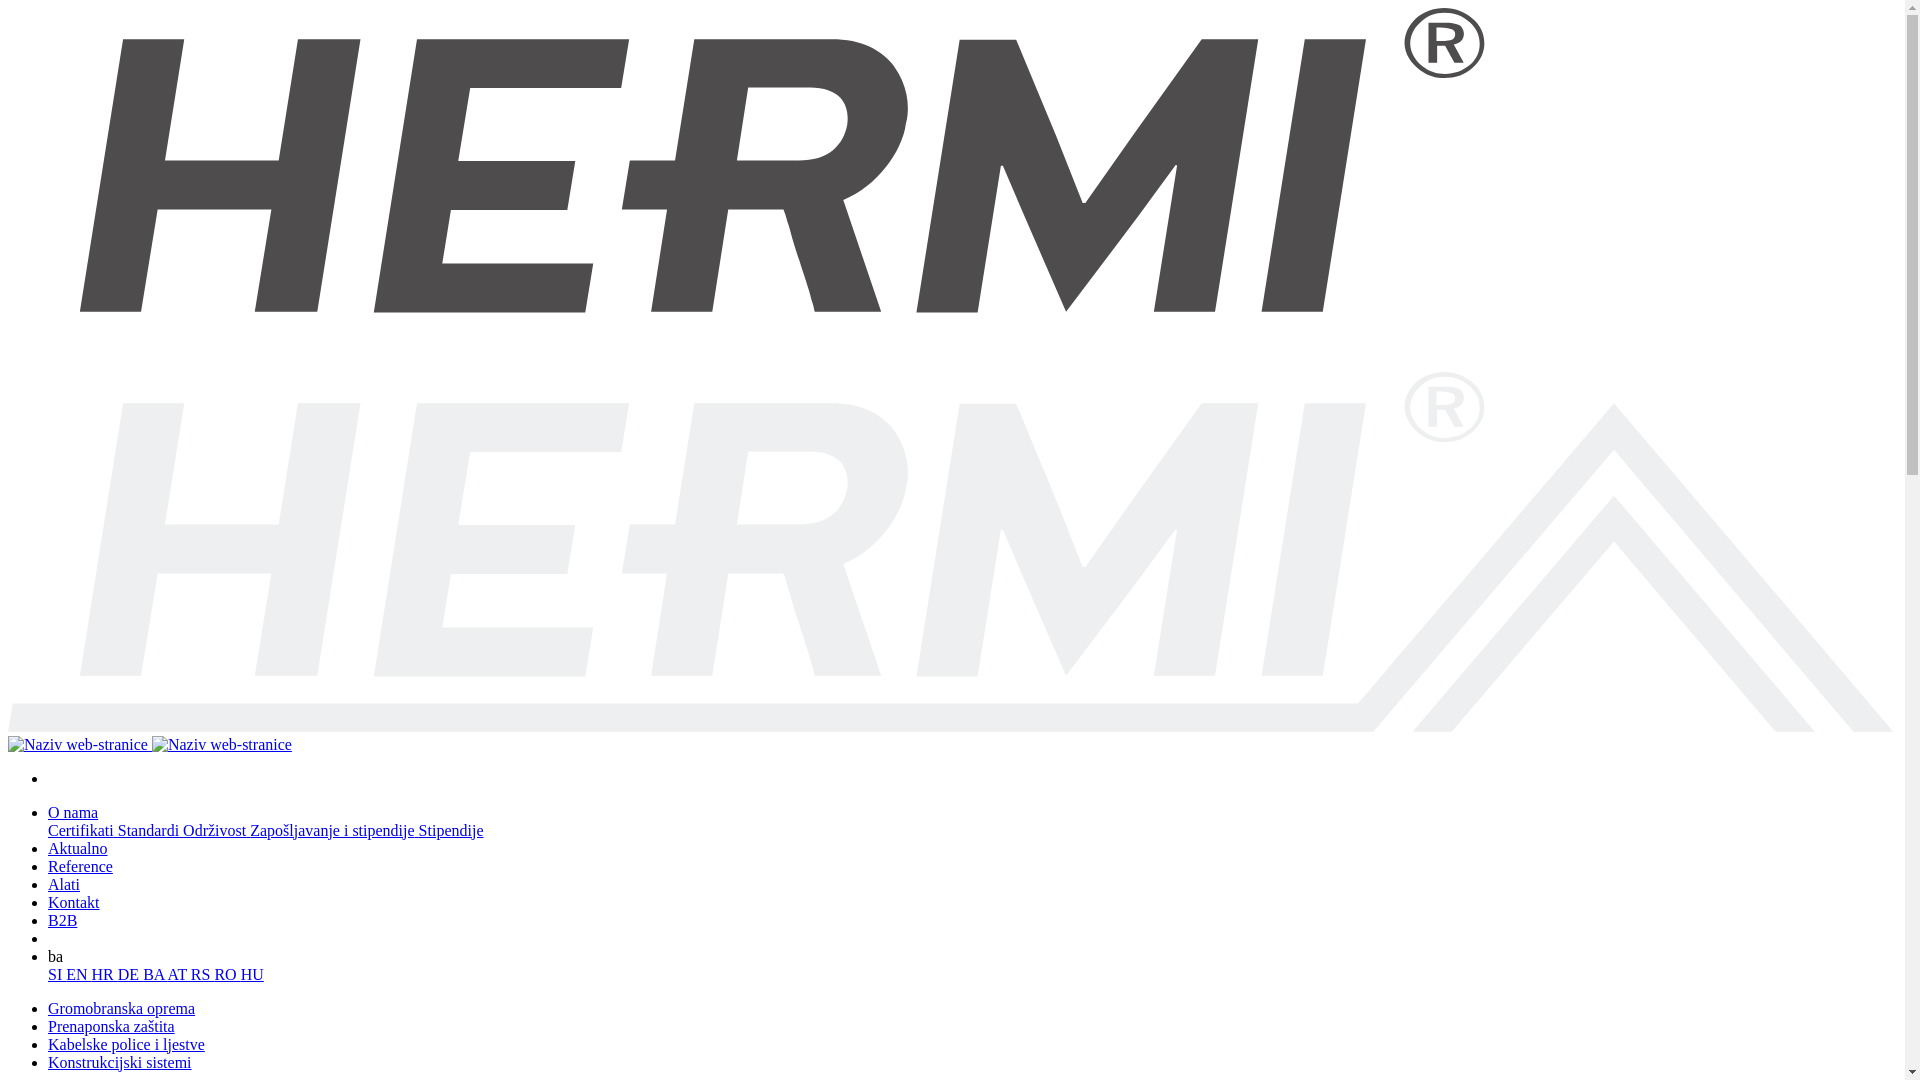  I want to click on 'Alati', so click(63, 883).